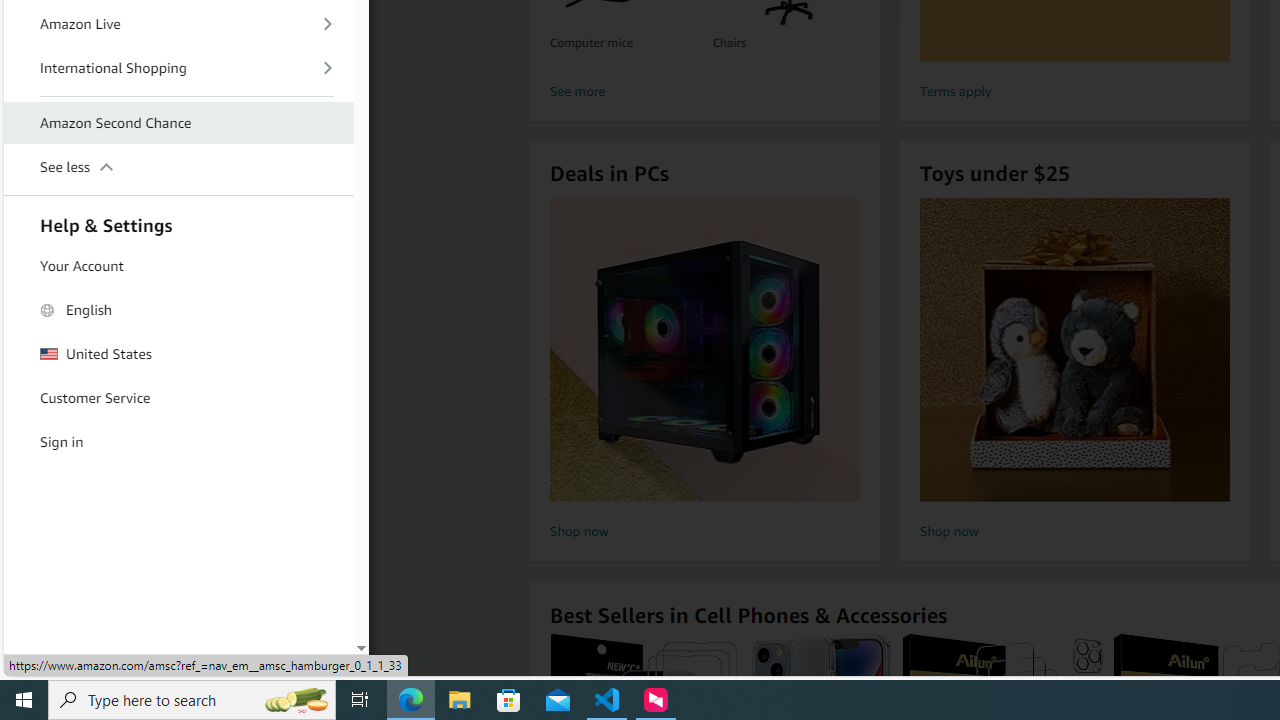 The width and height of the screenshot is (1280, 720). What do you see at coordinates (179, 353) in the screenshot?
I see `'United States'` at bounding box center [179, 353].